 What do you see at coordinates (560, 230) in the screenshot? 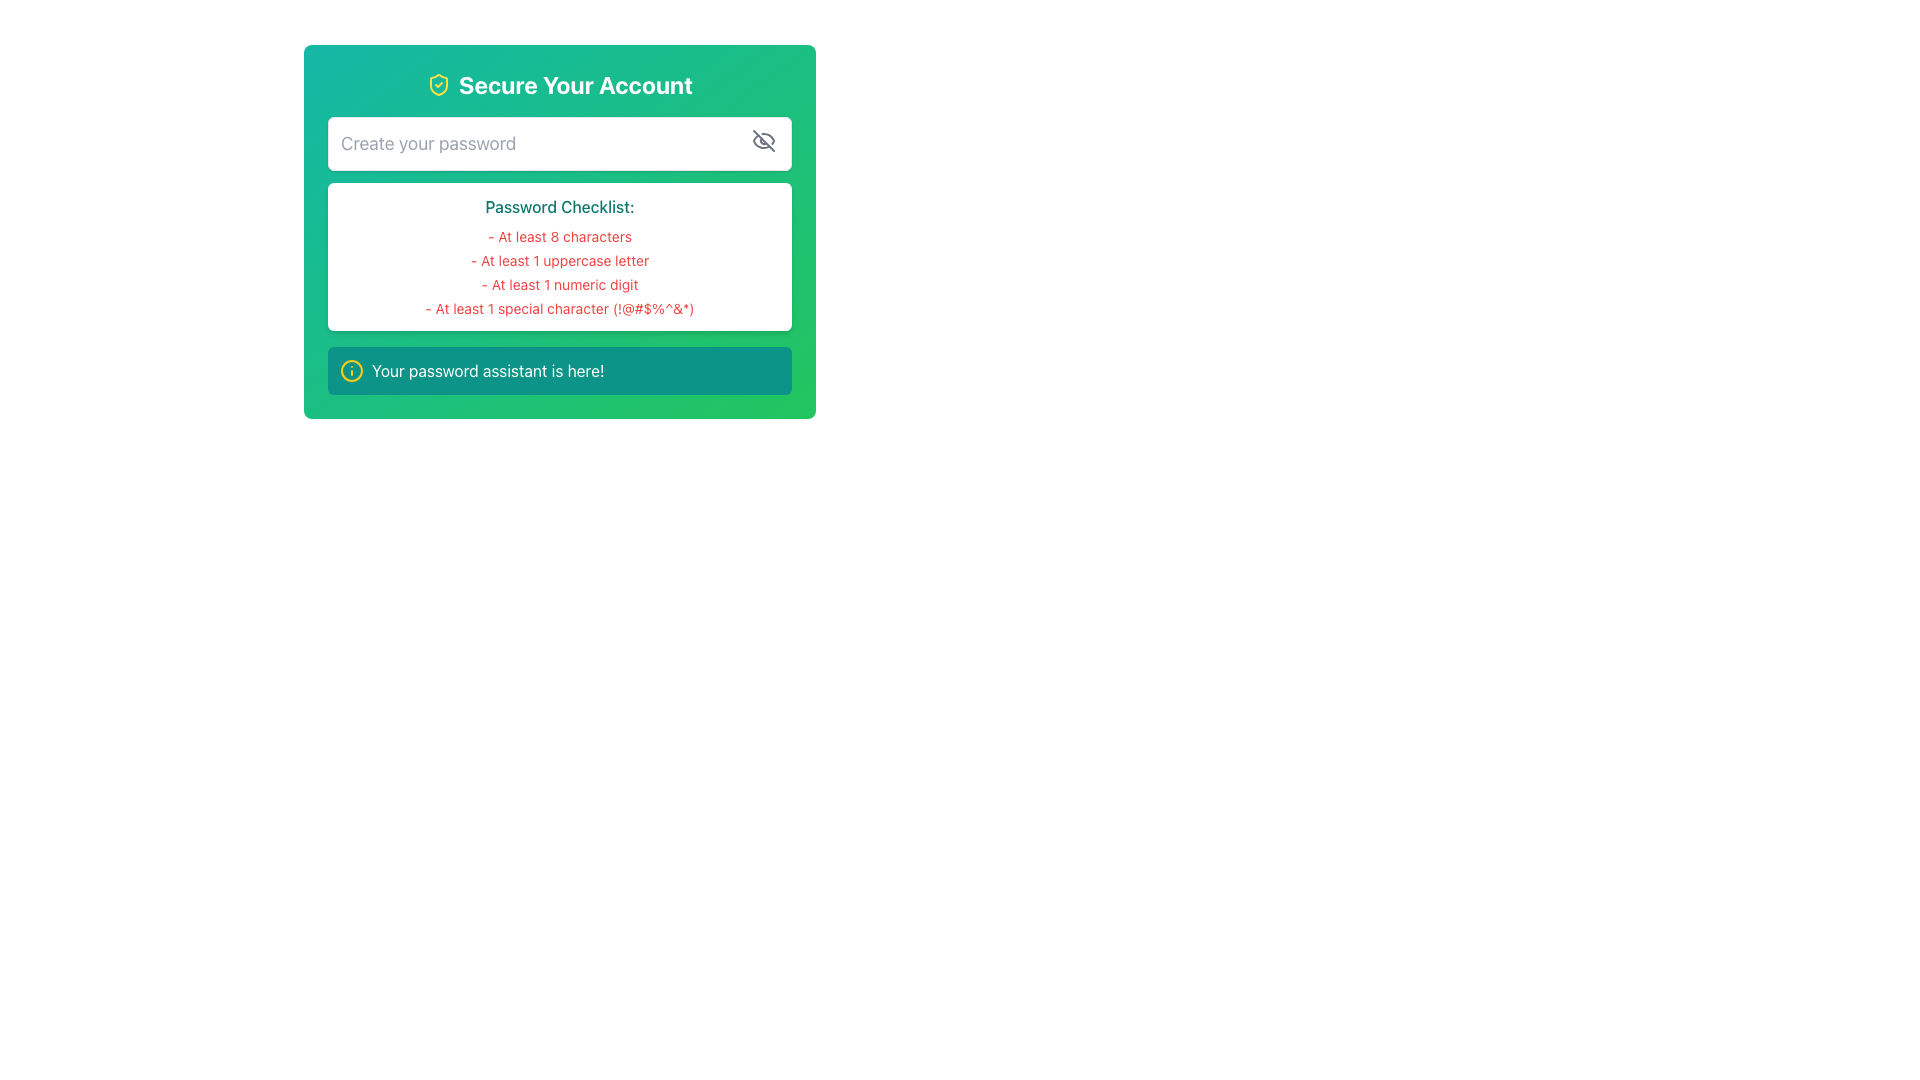
I see `password checklist displayed in the white box below the input field in the 'Secure Your Account' component to verify password criteria` at bounding box center [560, 230].